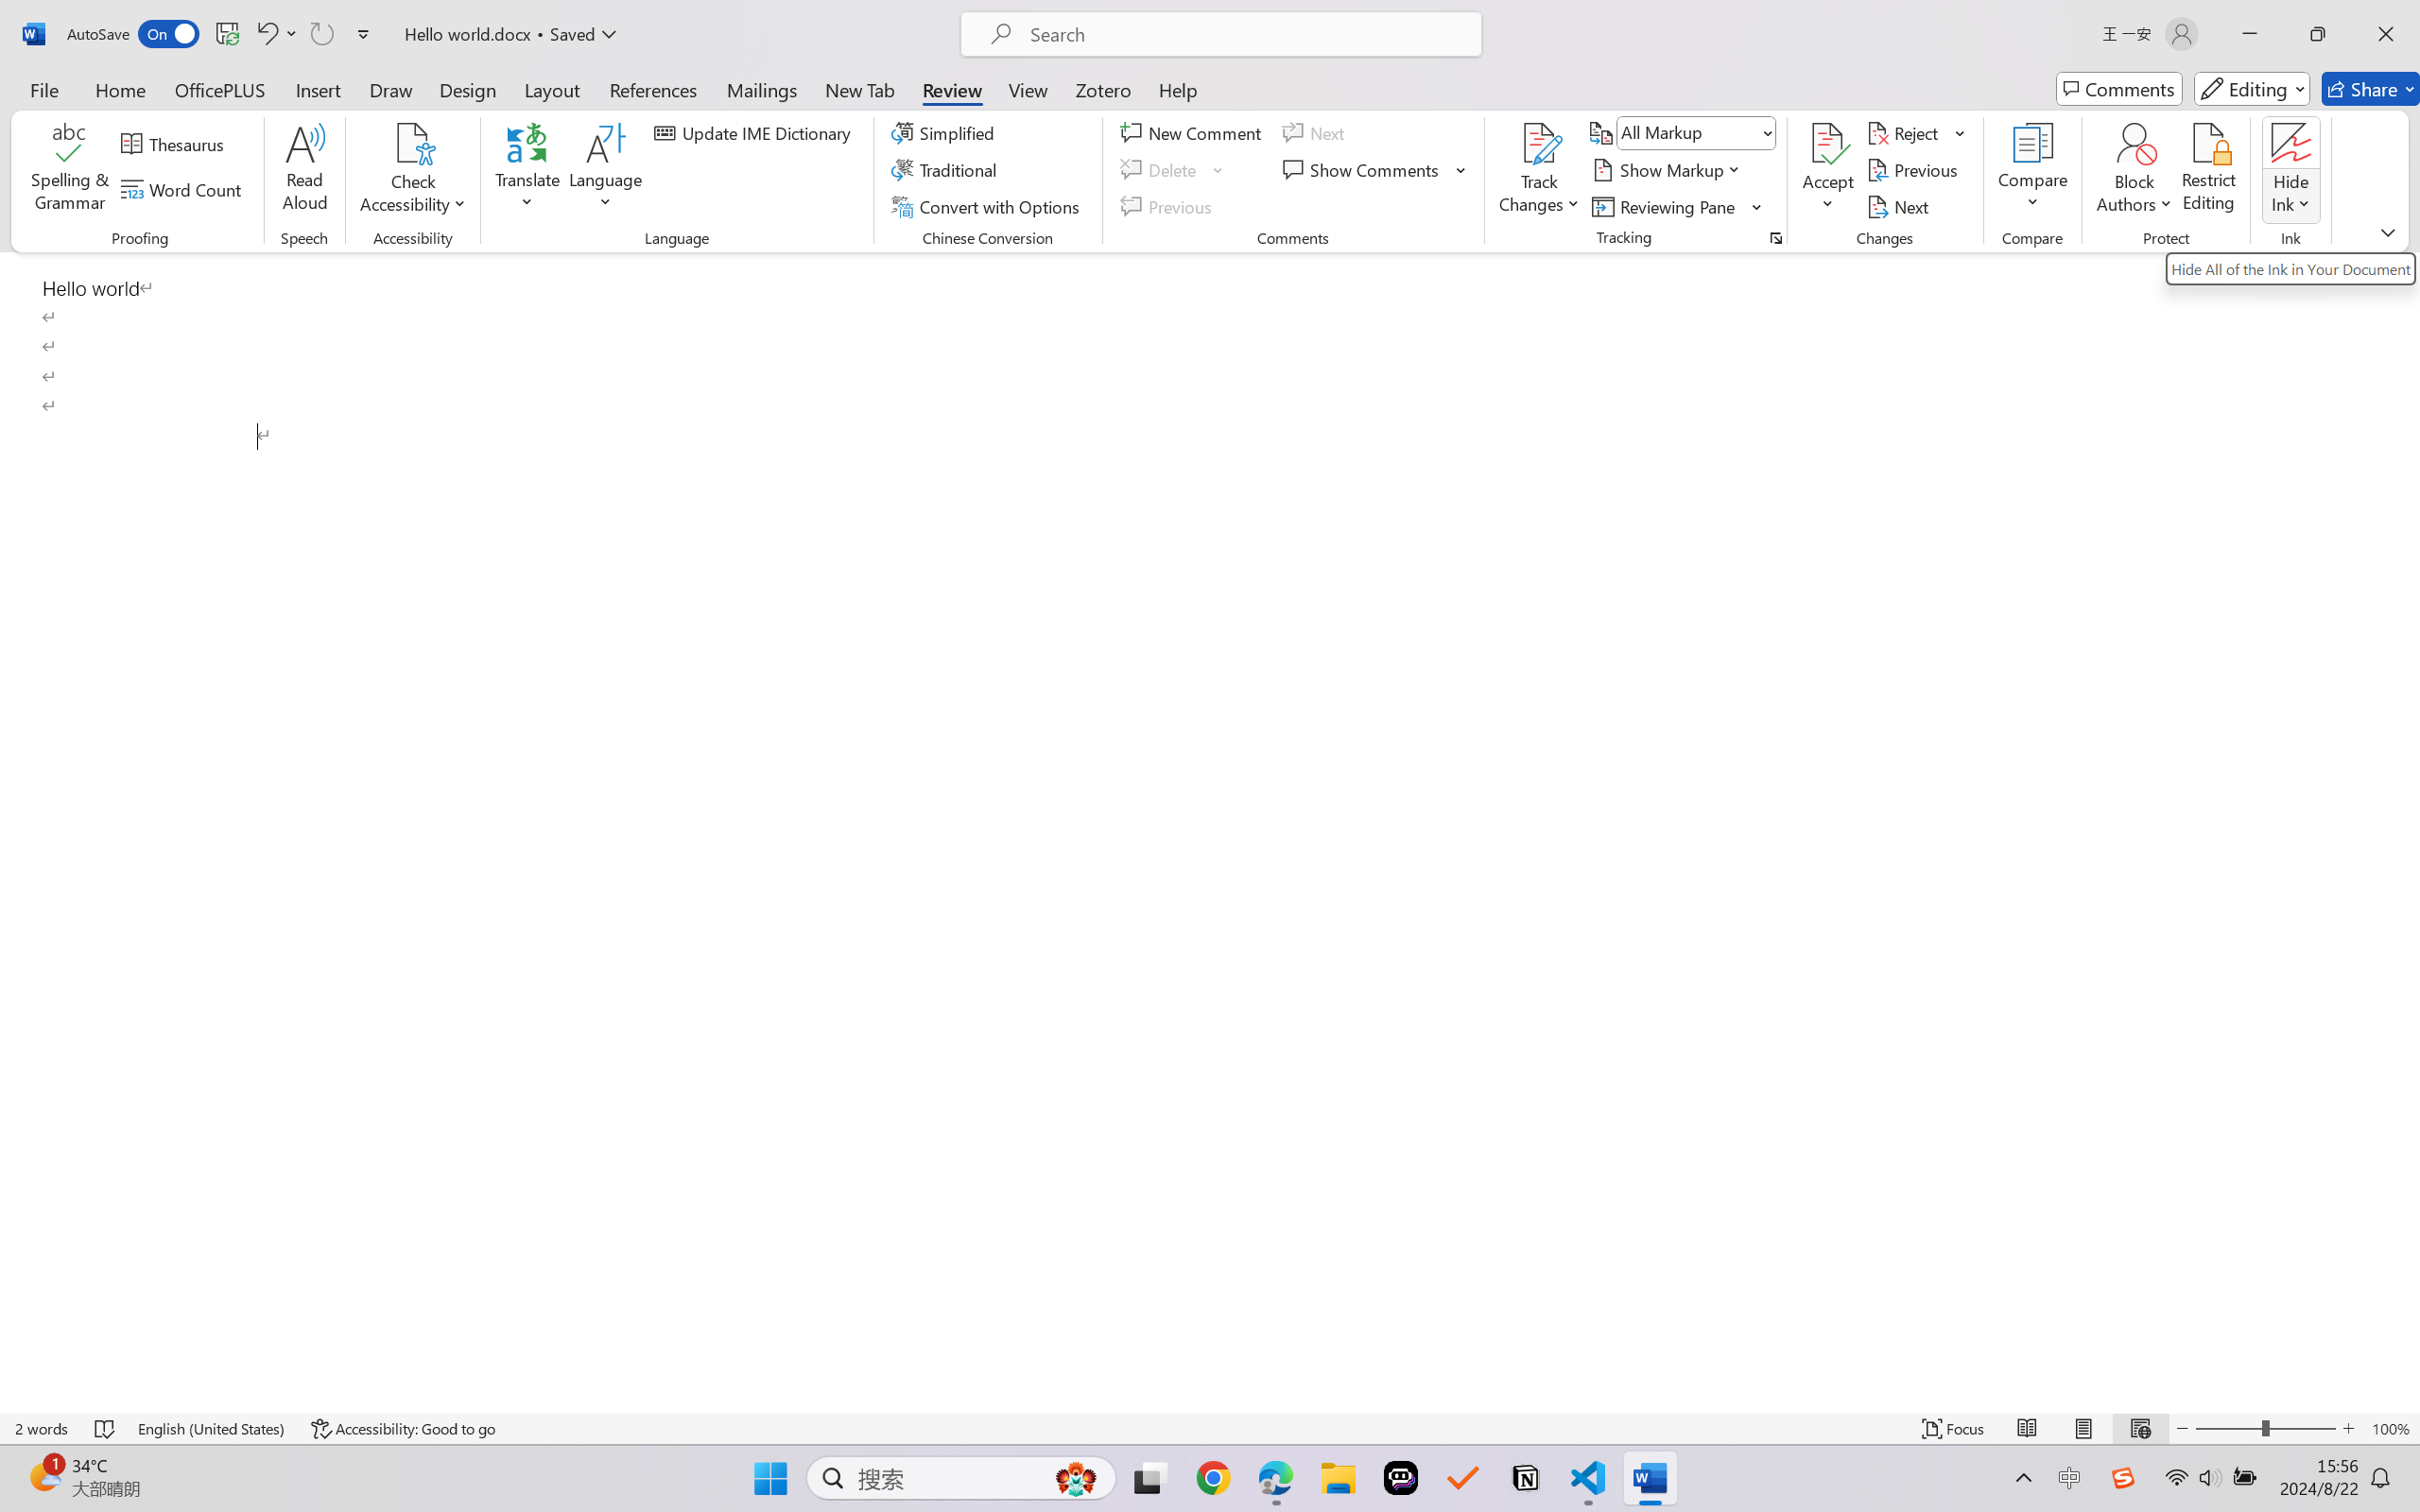 The height and width of the screenshot is (1512, 2420). What do you see at coordinates (1827, 143) in the screenshot?
I see `'Accept and Move to Next'` at bounding box center [1827, 143].